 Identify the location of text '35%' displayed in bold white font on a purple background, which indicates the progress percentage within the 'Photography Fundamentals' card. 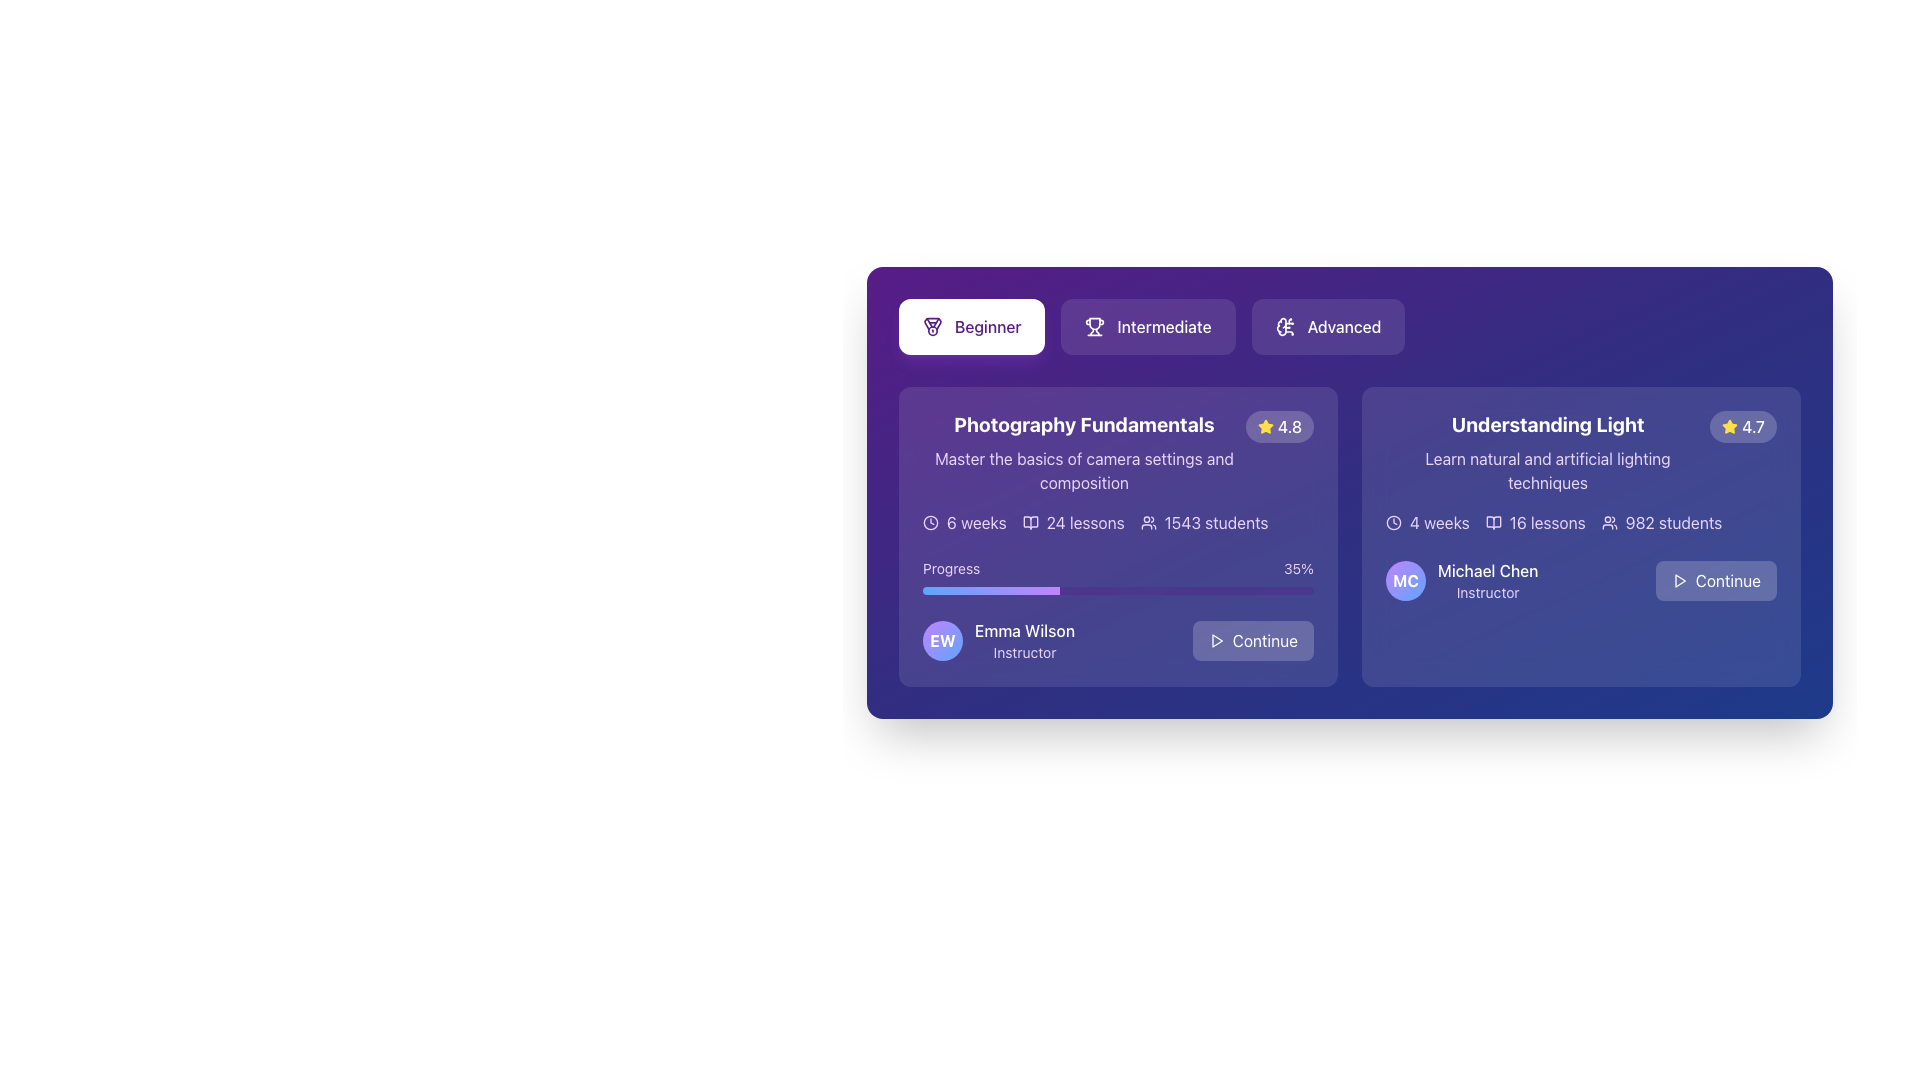
(1299, 569).